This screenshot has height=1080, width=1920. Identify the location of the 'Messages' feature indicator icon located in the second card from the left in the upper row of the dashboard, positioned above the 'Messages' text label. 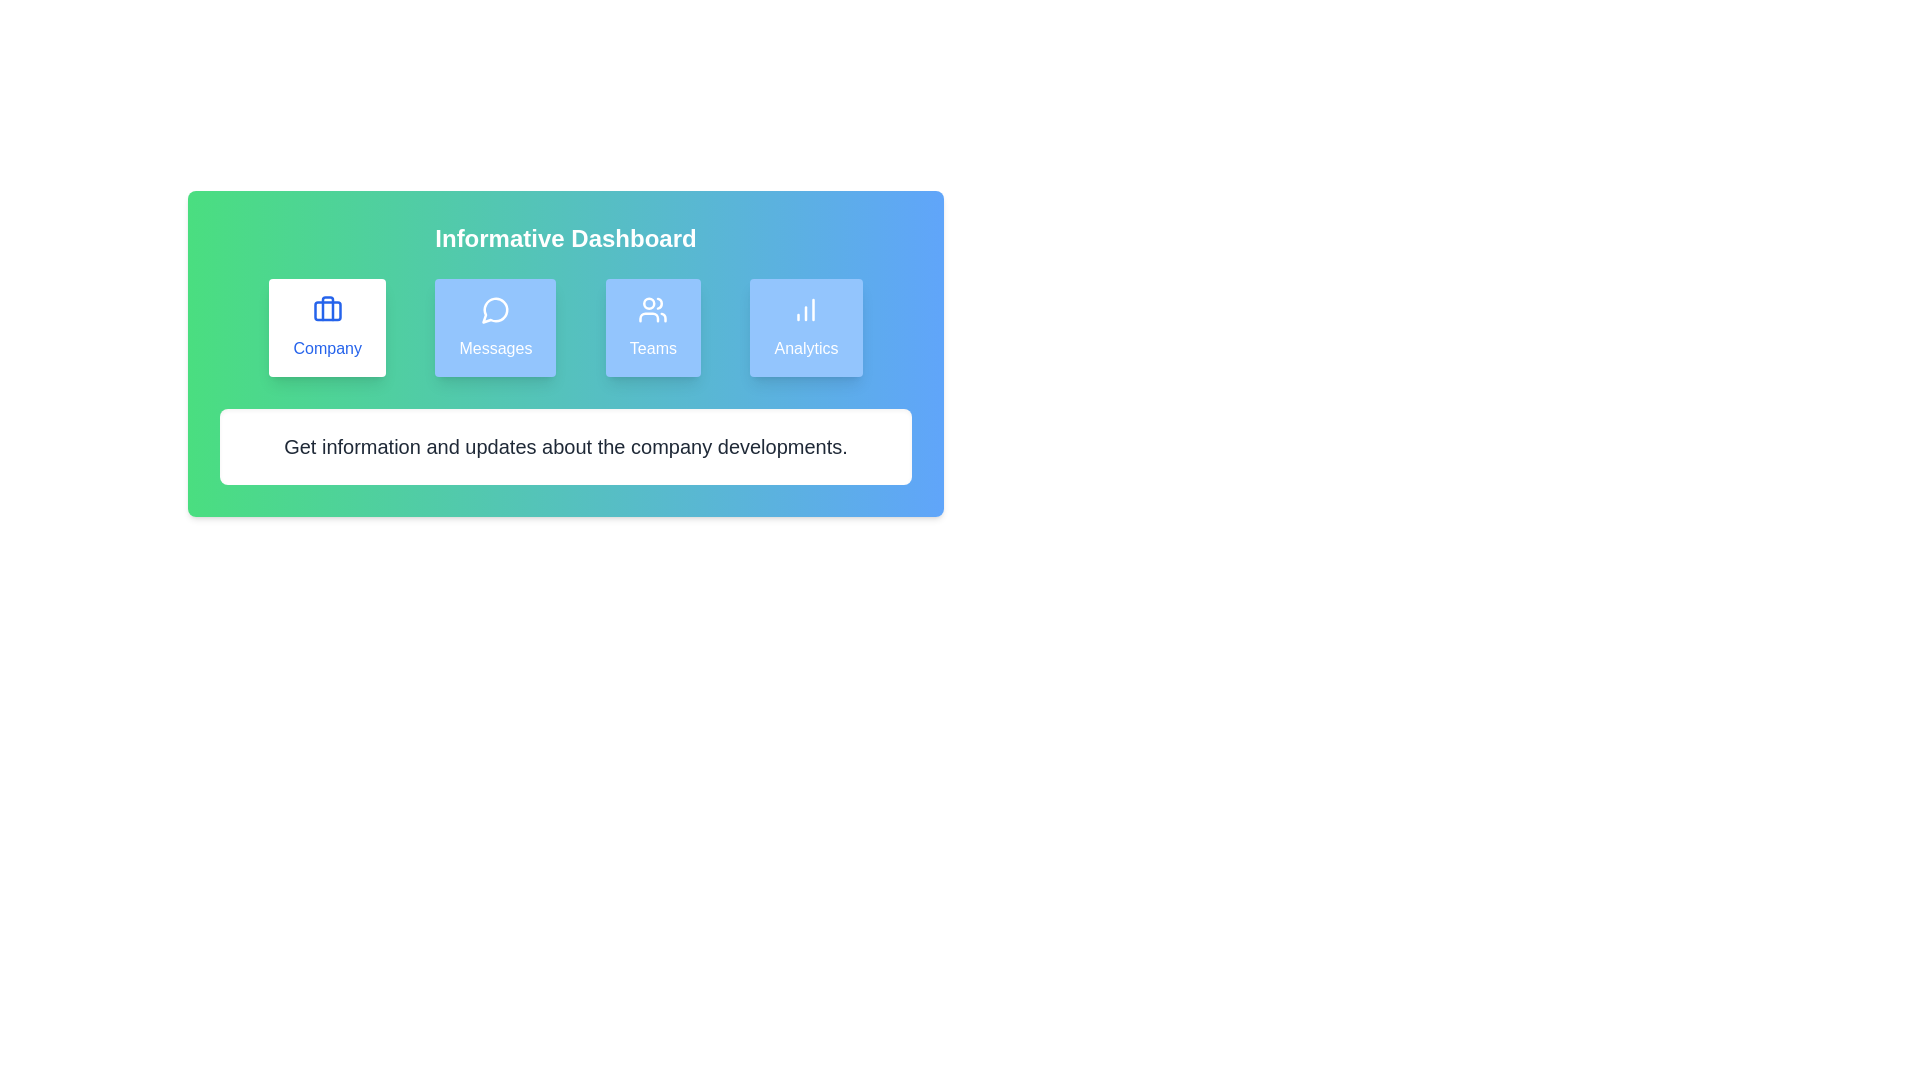
(495, 309).